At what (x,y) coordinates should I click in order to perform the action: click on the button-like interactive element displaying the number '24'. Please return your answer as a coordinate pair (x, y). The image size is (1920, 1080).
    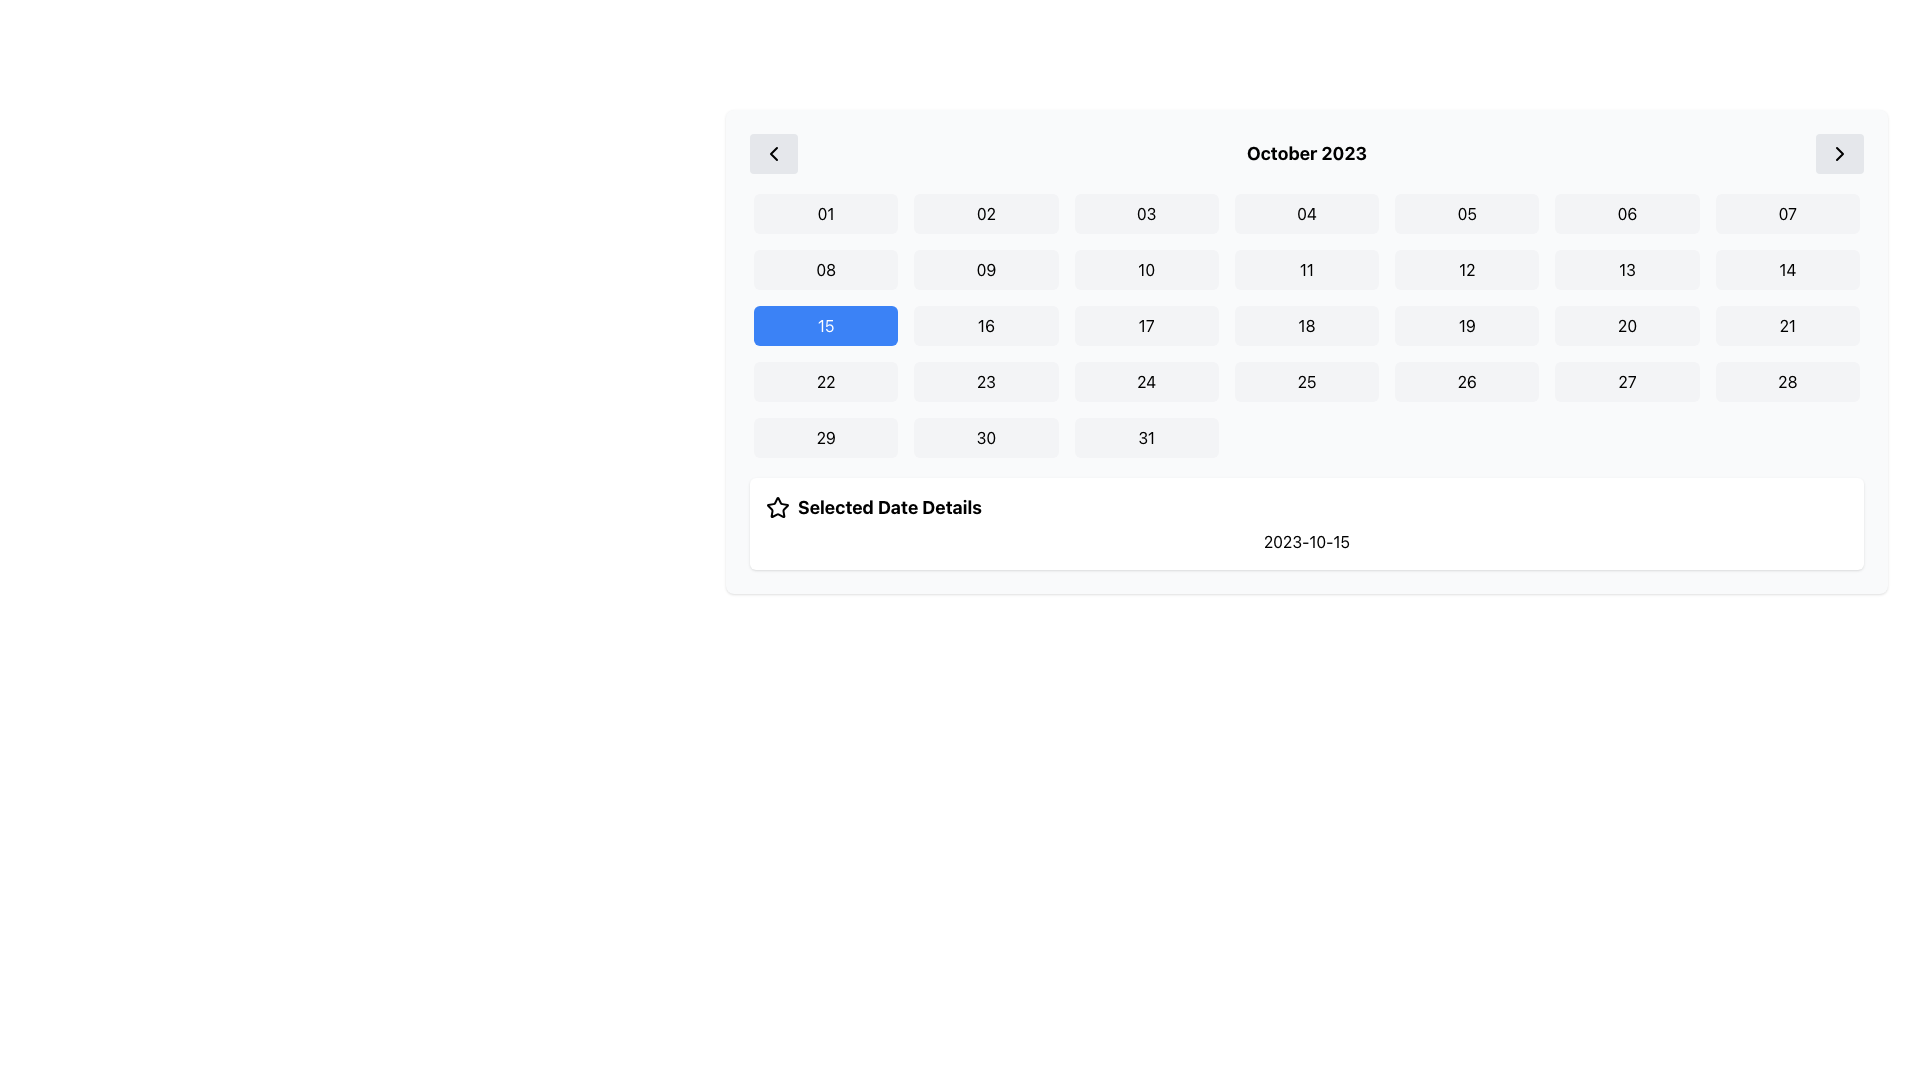
    Looking at the image, I should click on (1146, 381).